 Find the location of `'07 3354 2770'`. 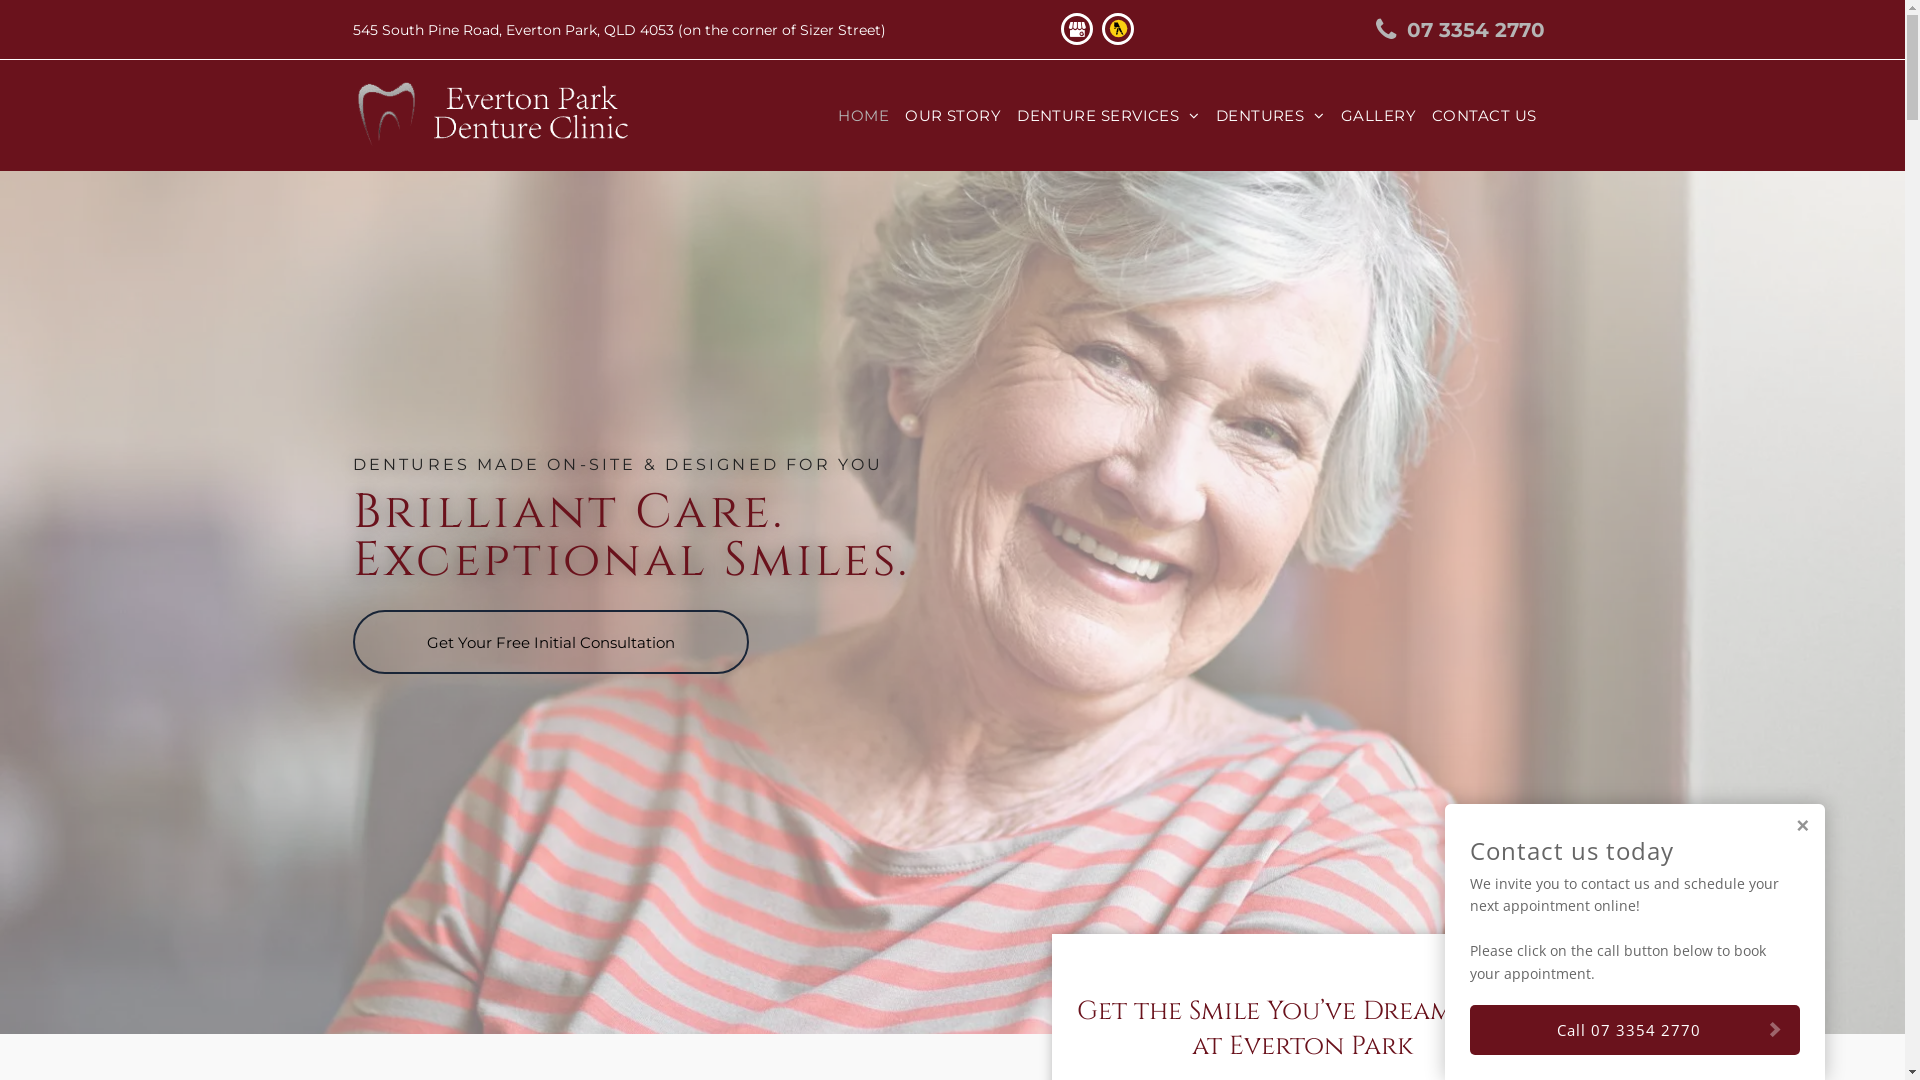

'07 3354 2770' is located at coordinates (1449, 29).